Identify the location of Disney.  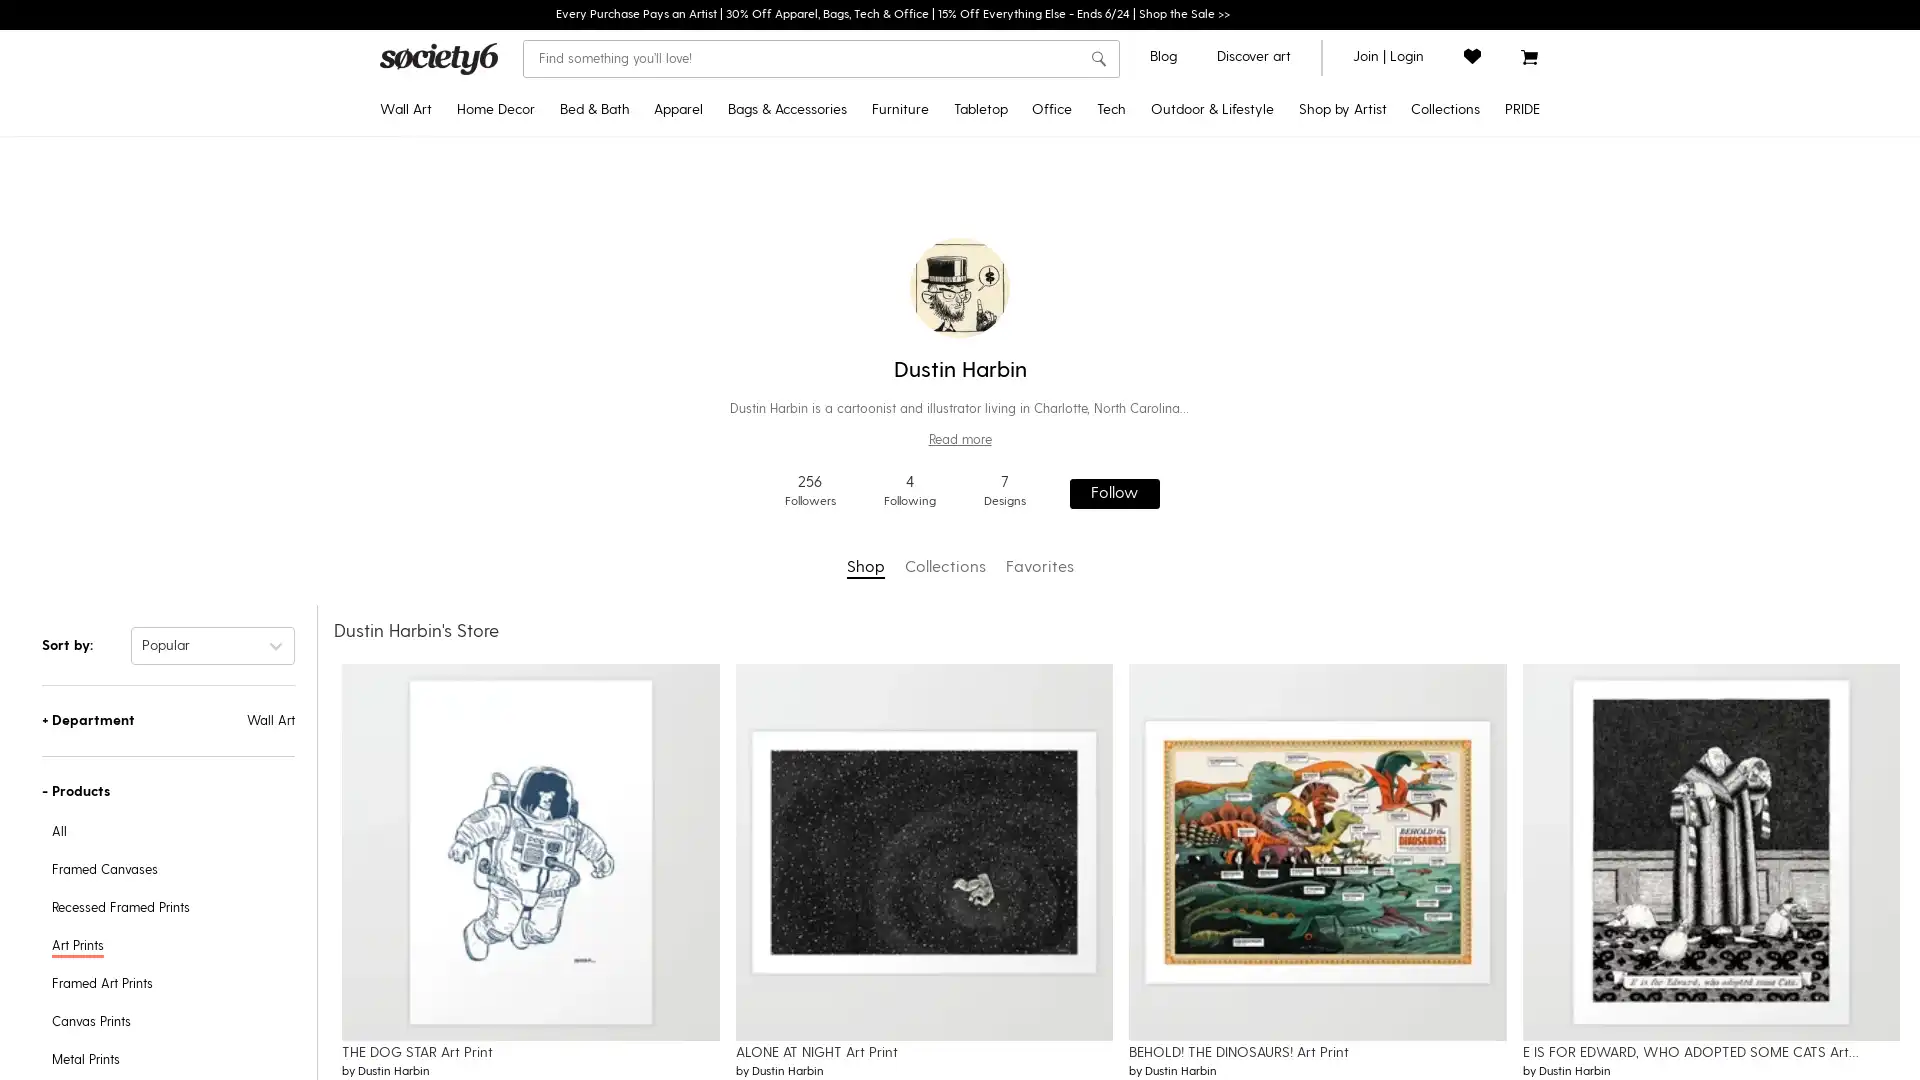
(1288, 160).